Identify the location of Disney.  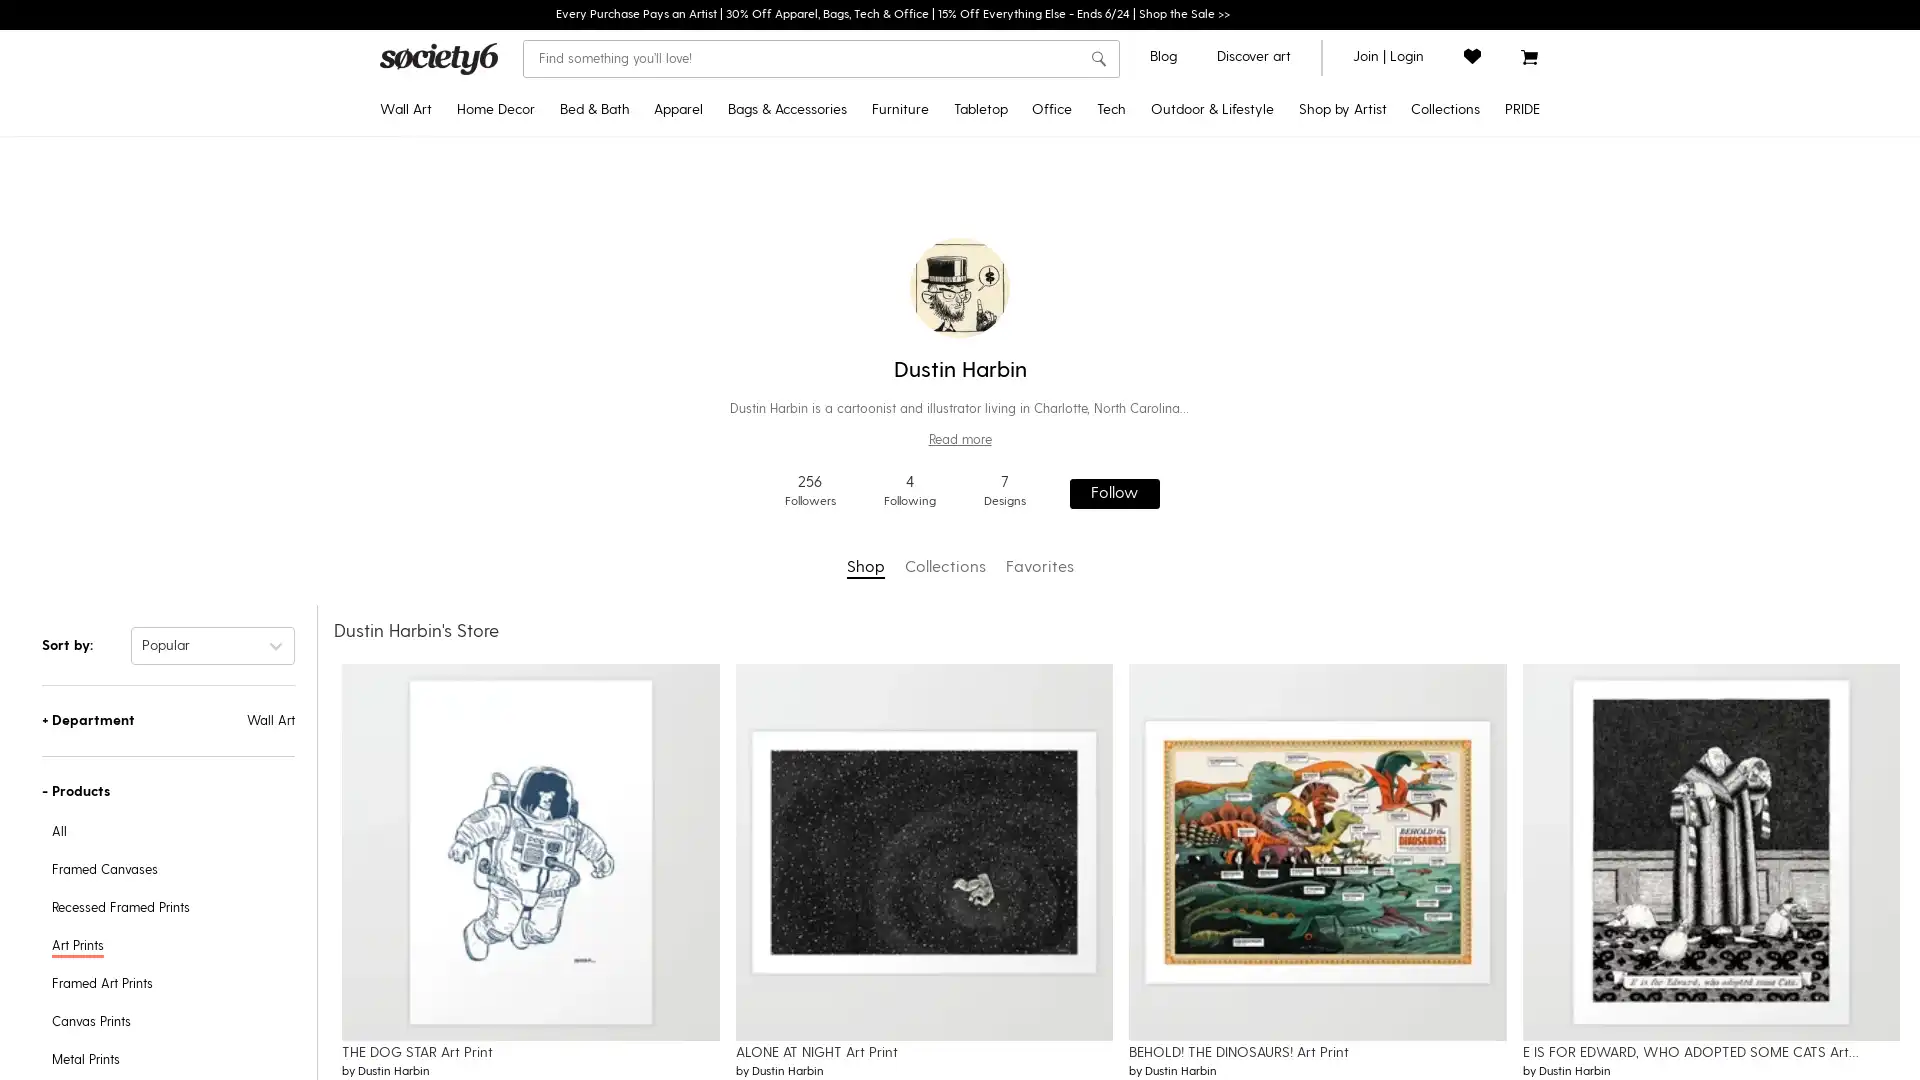
(1288, 160).